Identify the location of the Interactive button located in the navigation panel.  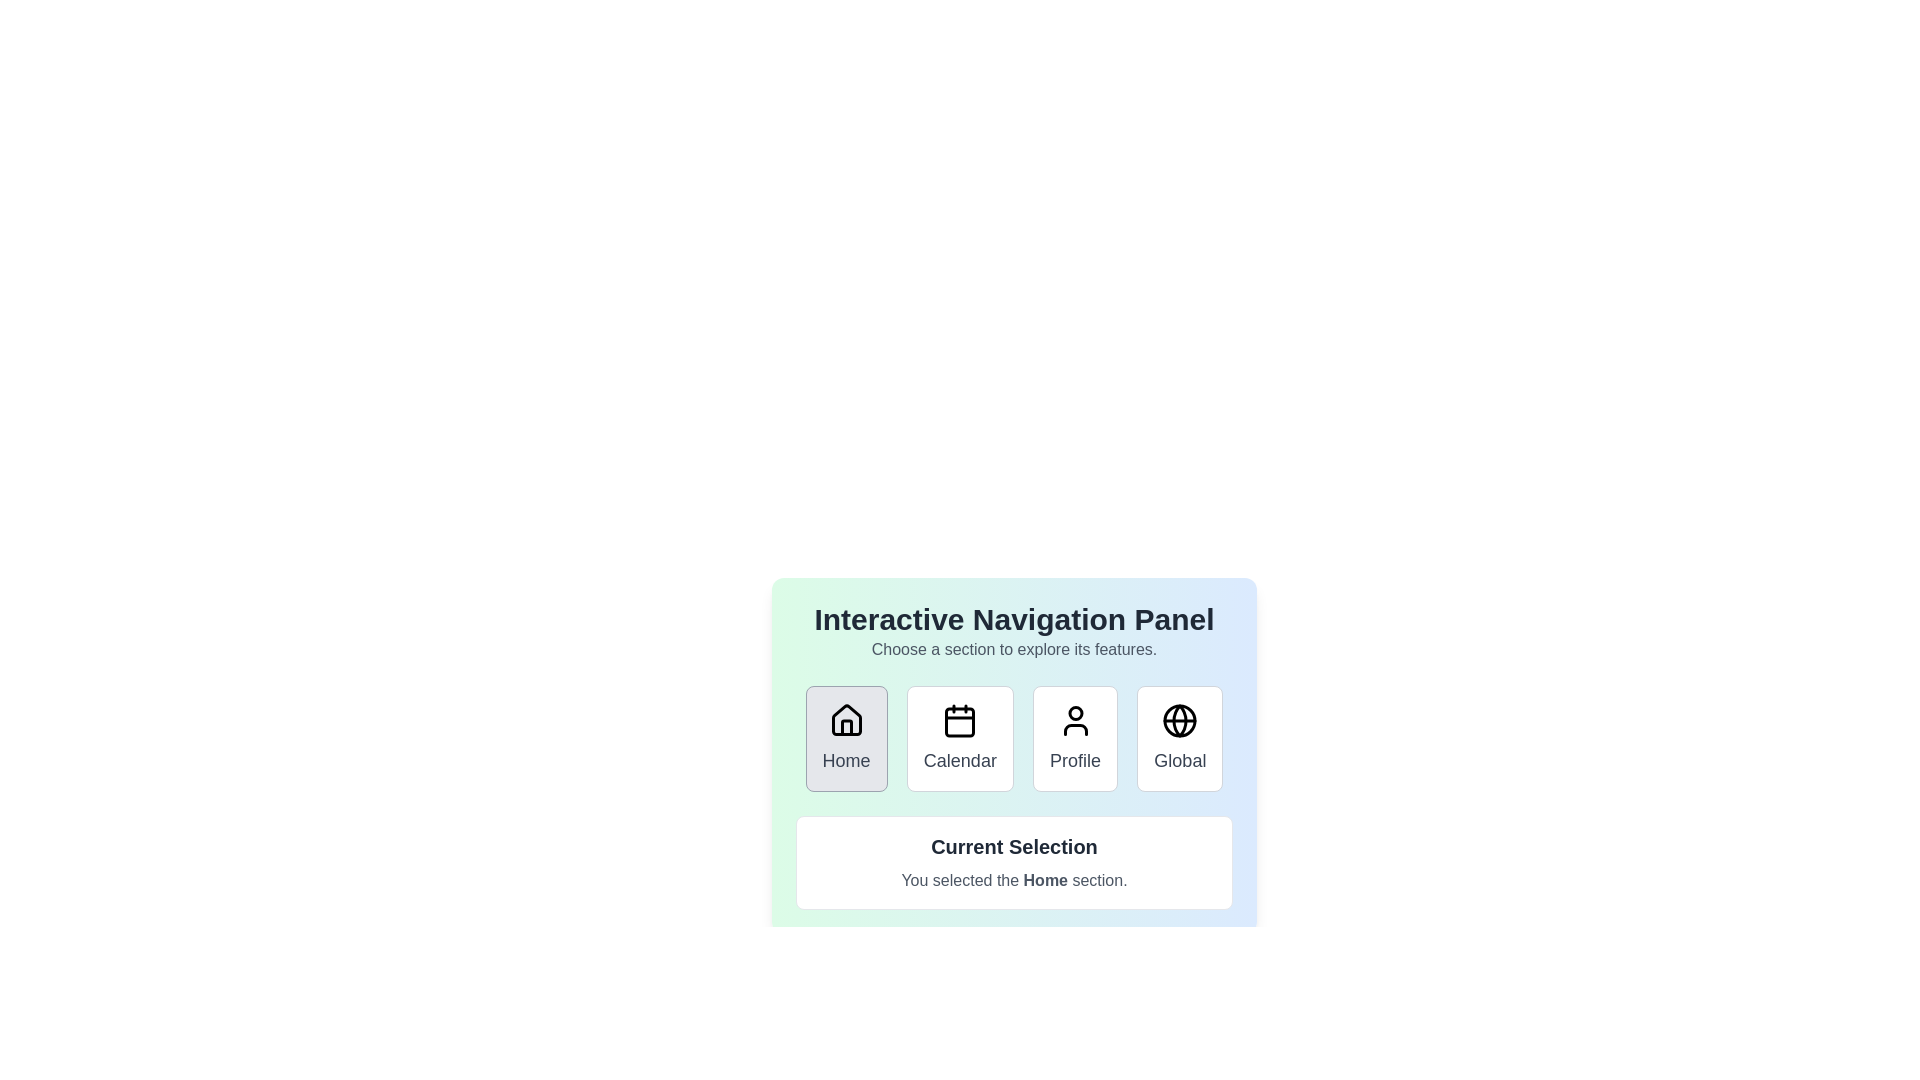
(1014, 724).